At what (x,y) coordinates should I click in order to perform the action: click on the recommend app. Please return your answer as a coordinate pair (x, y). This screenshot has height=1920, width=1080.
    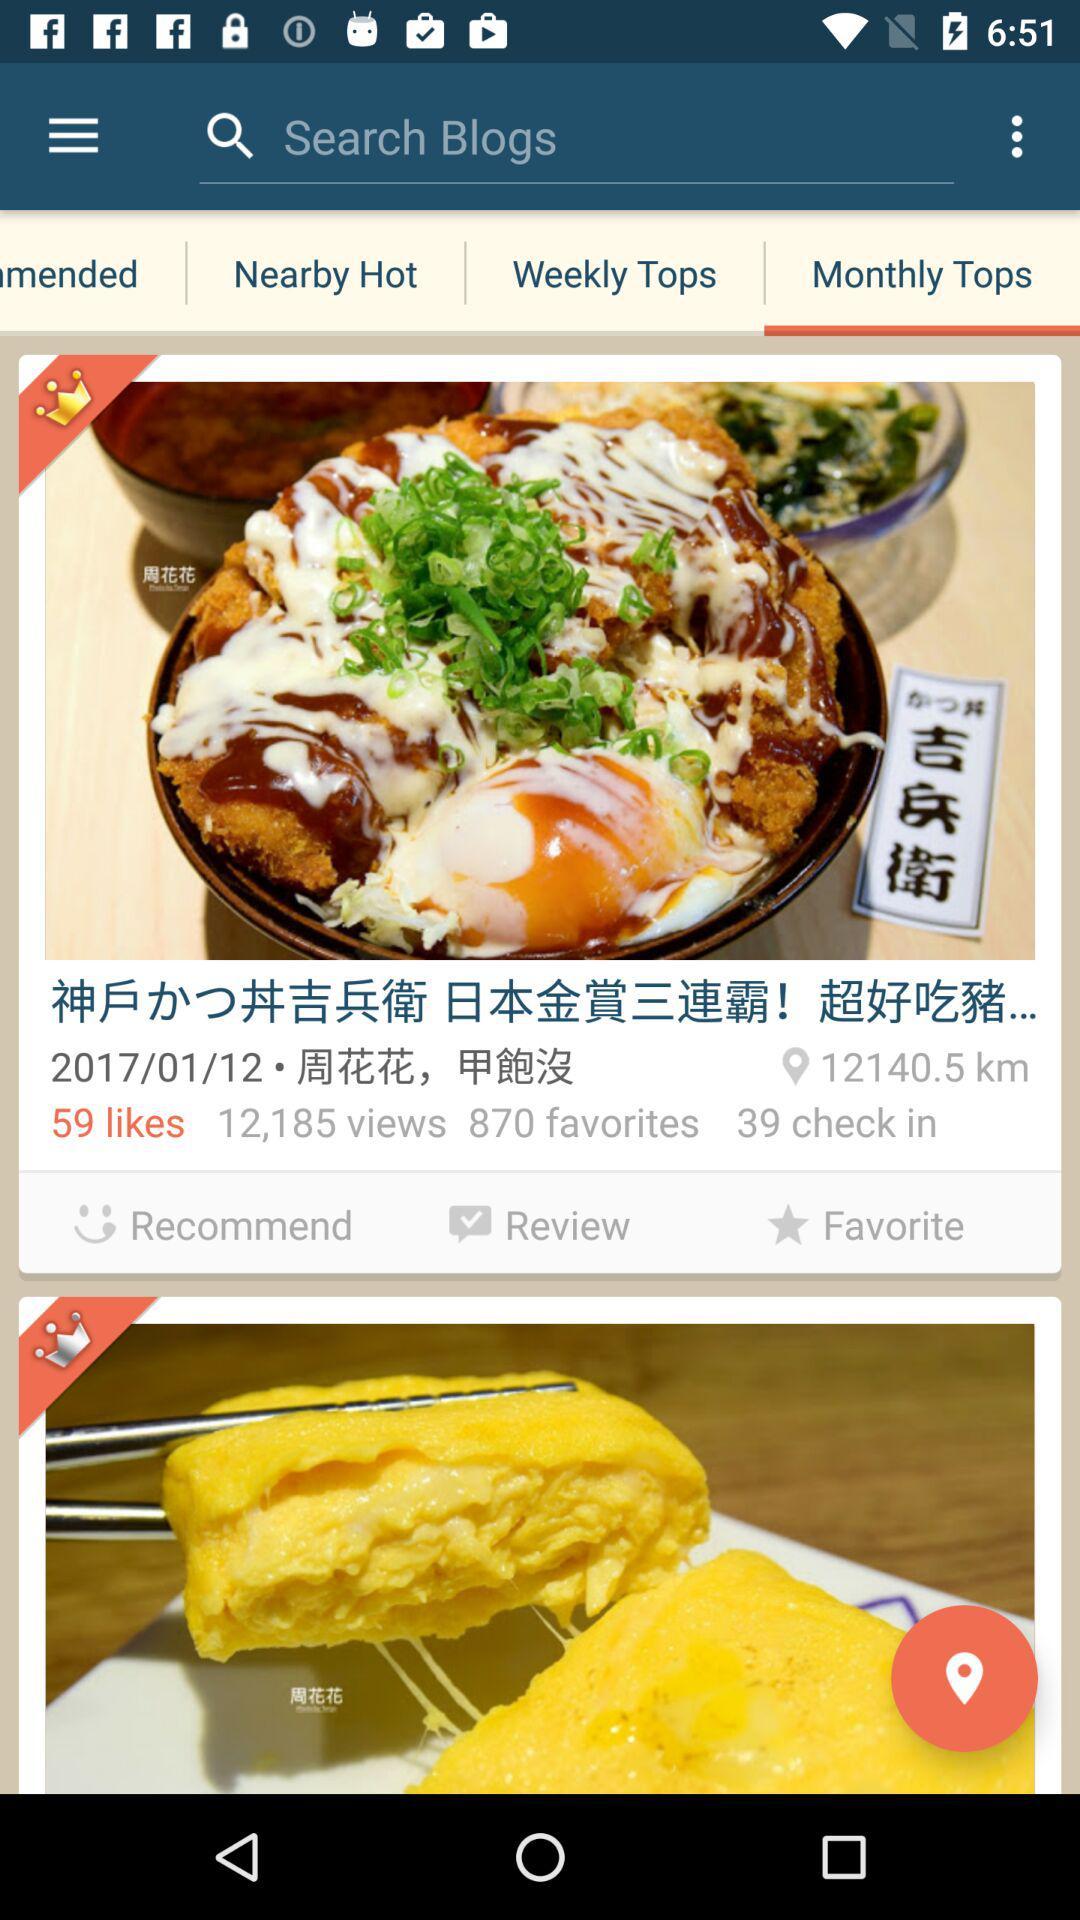
    Looking at the image, I should click on (213, 1223).